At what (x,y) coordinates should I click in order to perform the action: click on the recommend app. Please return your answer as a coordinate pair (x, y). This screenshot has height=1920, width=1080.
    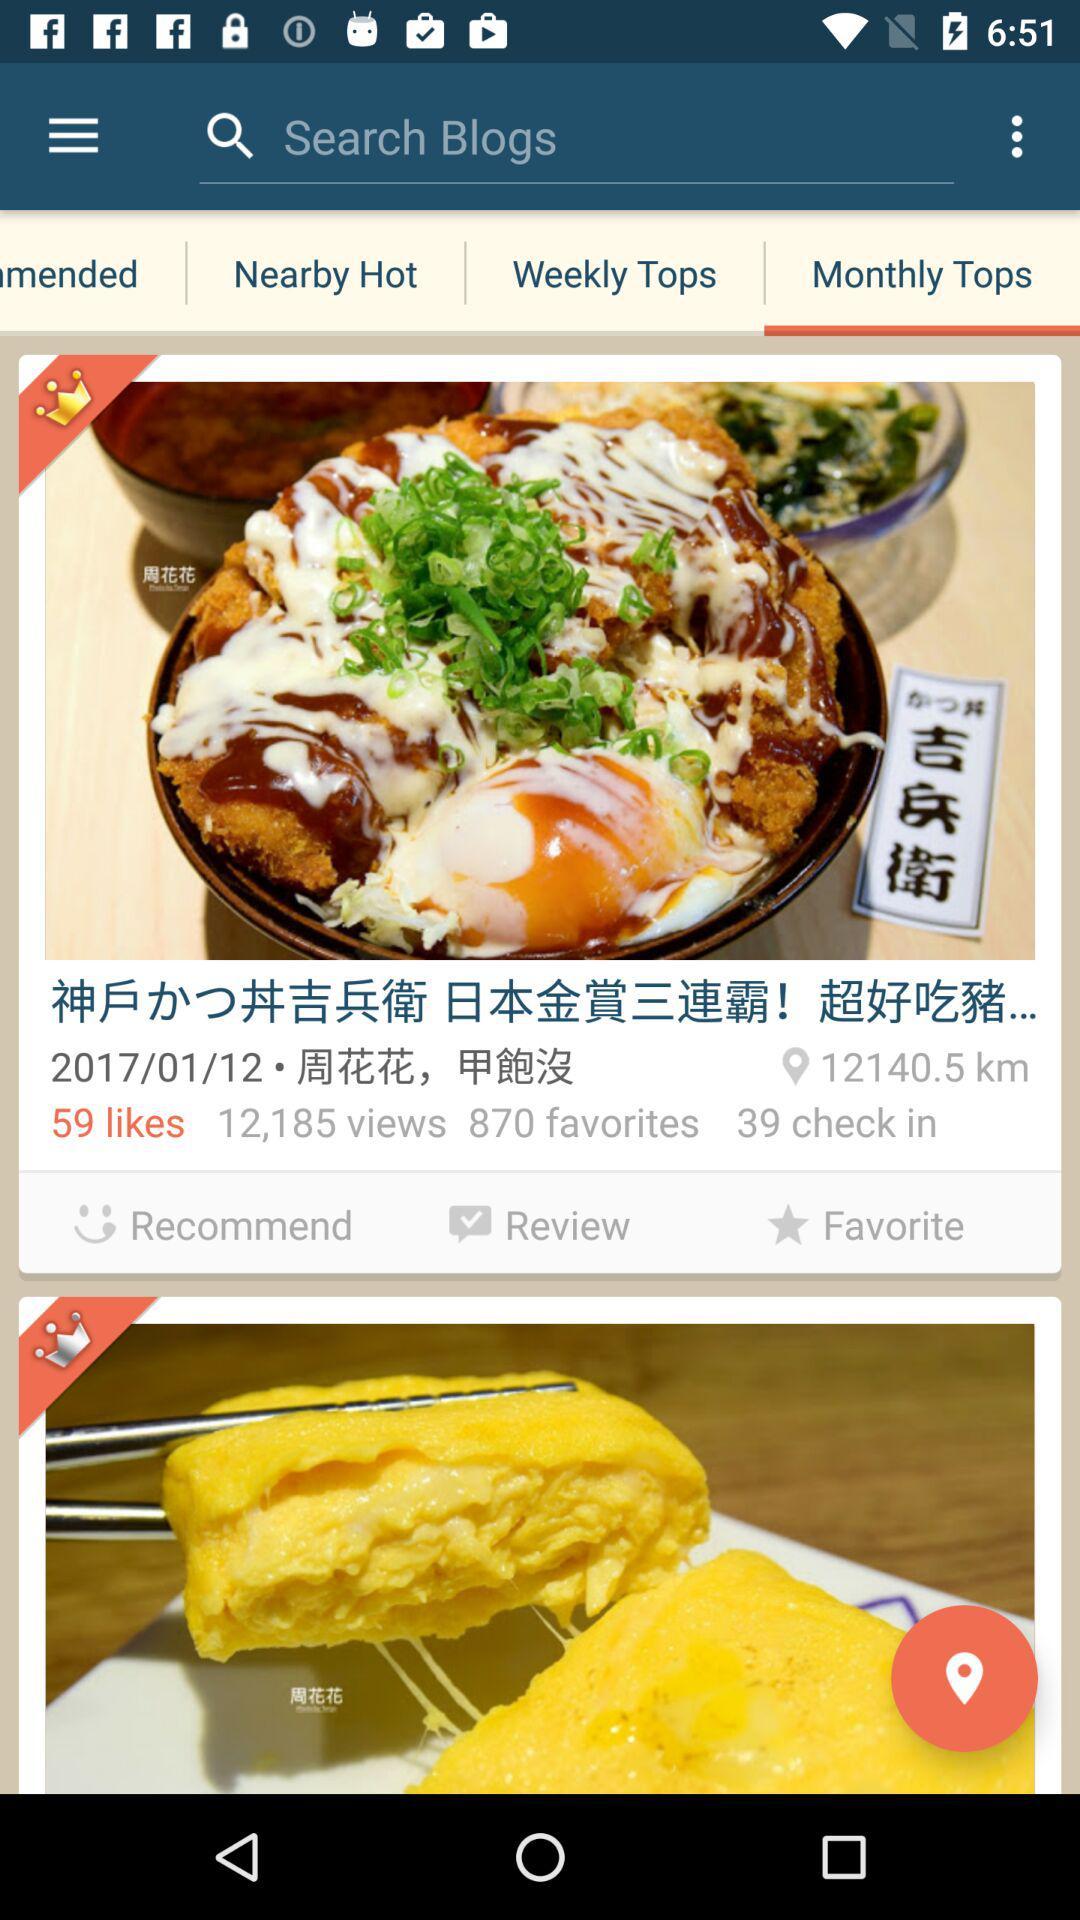
    Looking at the image, I should click on (213, 1223).